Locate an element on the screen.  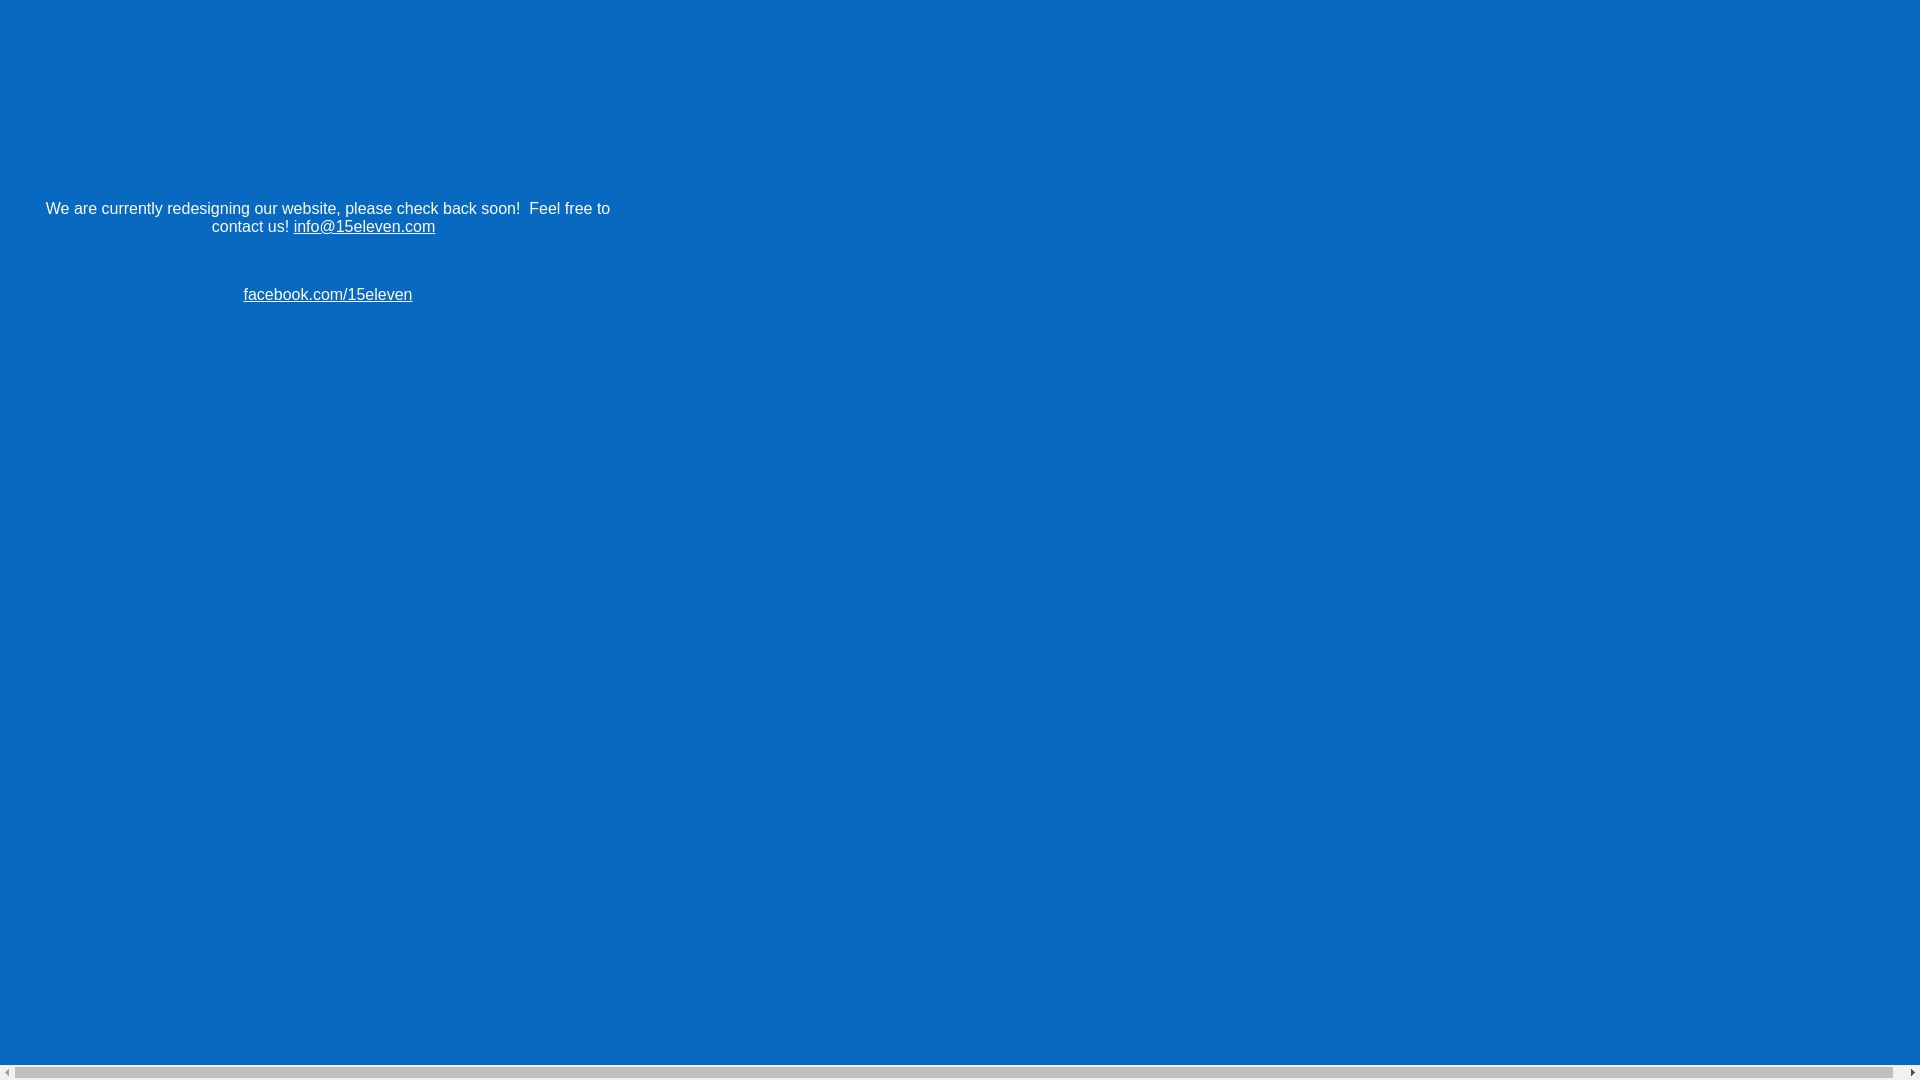
'info@15eleven.com' is located at coordinates (364, 225).